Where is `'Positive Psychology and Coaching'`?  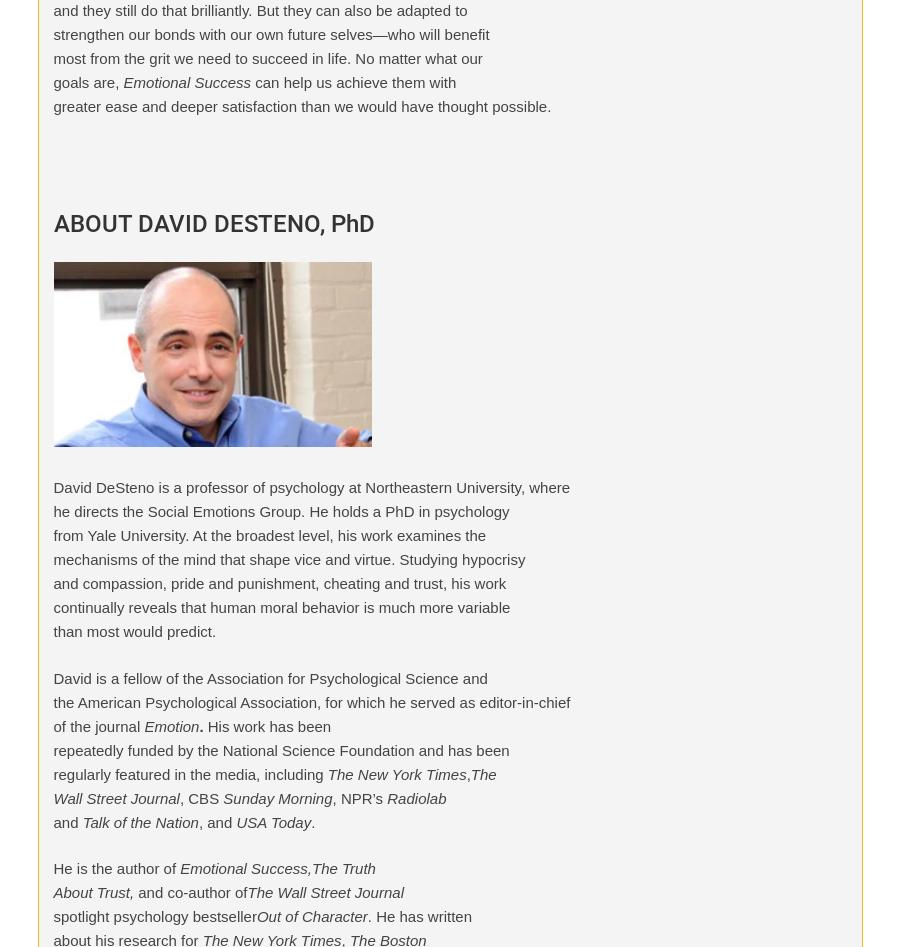
'Positive Psychology and Coaching' is located at coordinates (332, 77).